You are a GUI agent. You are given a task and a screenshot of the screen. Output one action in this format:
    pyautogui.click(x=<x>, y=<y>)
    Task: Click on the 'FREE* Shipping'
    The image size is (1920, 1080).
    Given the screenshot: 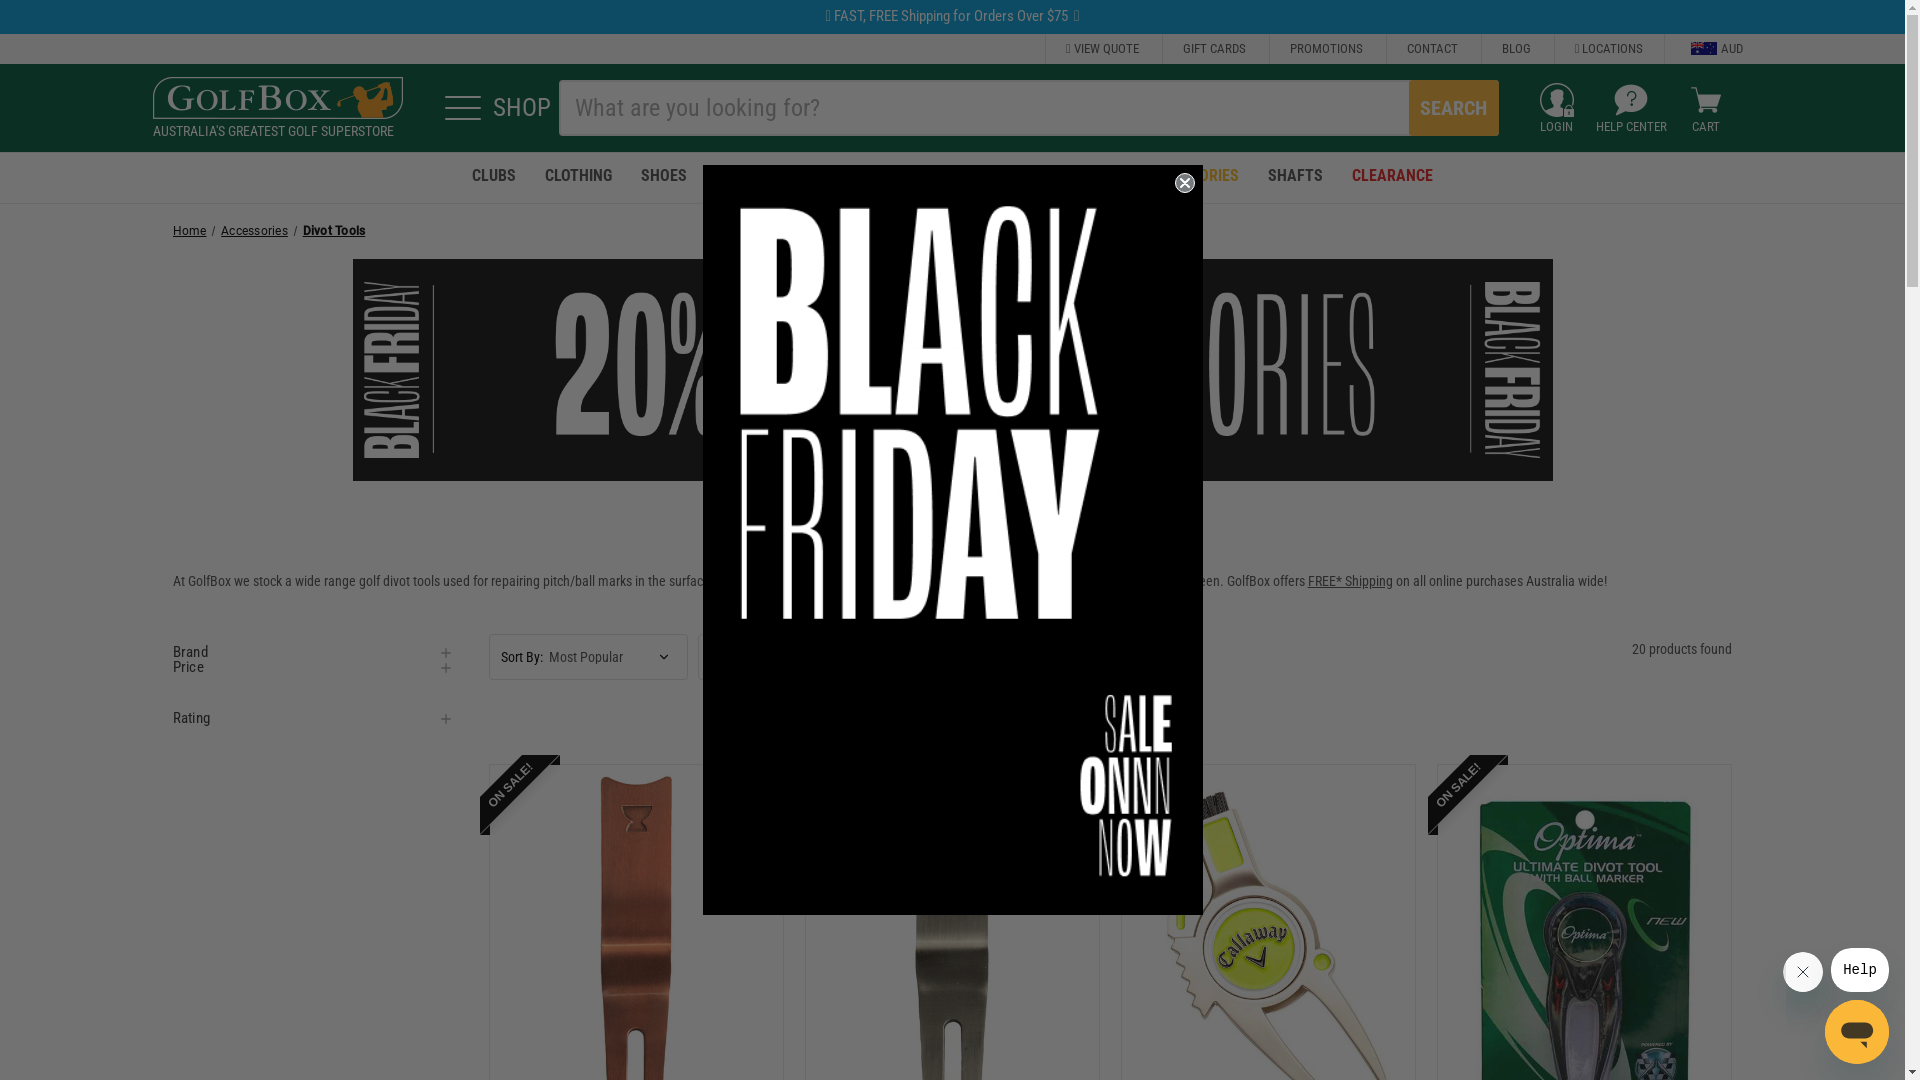 What is the action you would take?
    pyautogui.click(x=1350, y=581)
    